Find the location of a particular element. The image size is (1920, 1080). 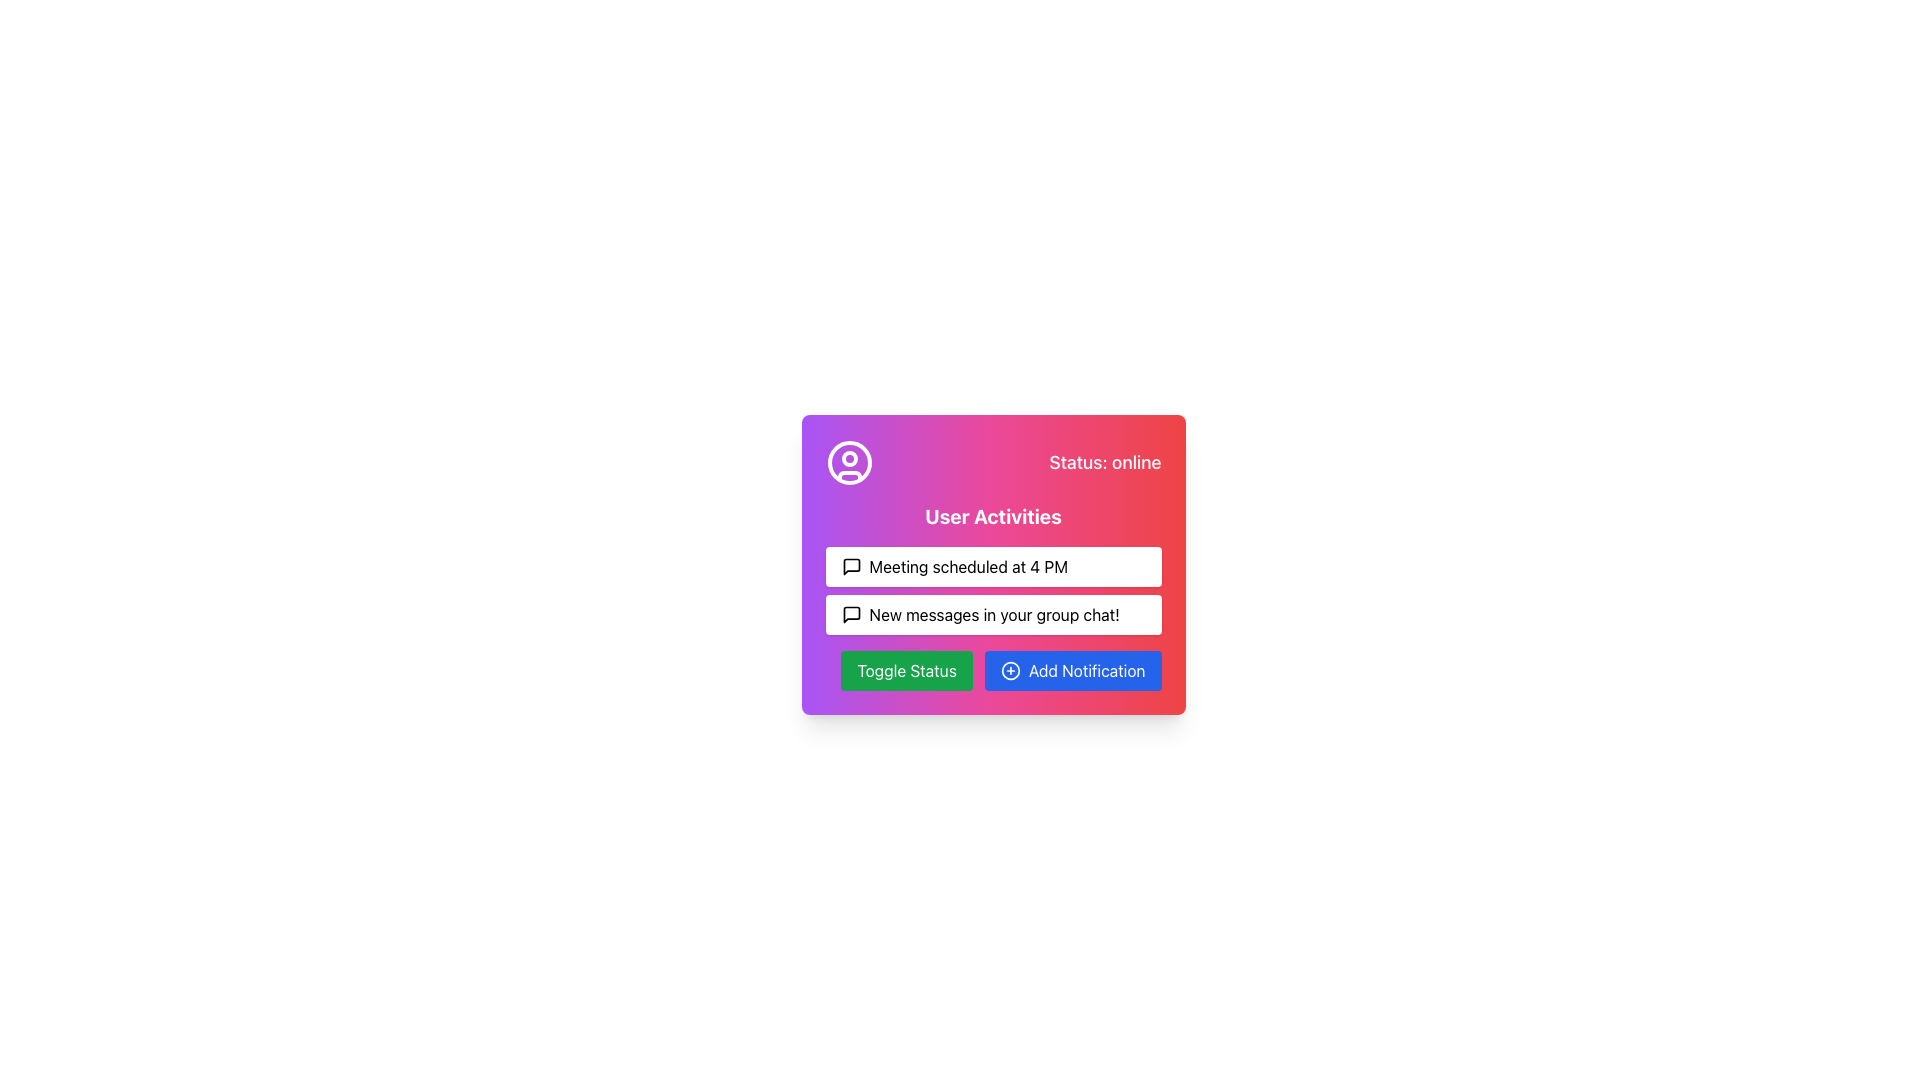

the circular decorative element centered within the user avatar icon at the top-left of the 'User Activities' card is located at coordinates (849, 459).